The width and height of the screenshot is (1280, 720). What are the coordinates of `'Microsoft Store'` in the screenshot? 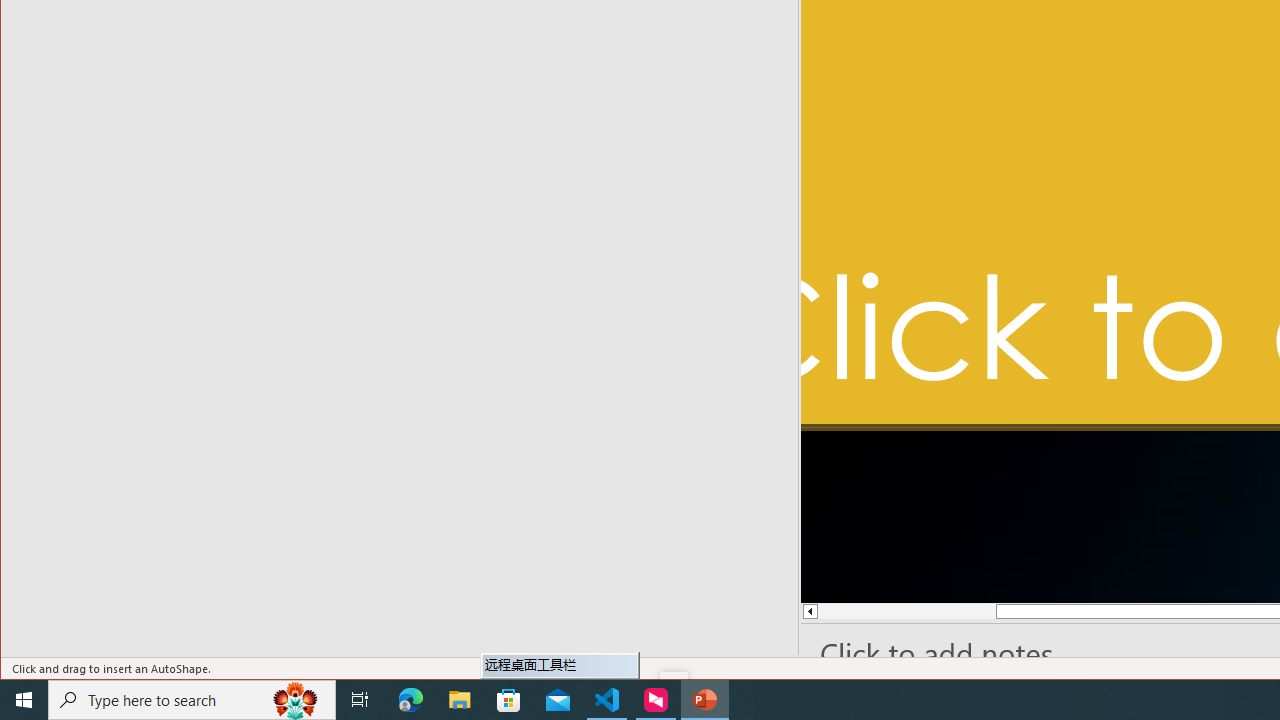 It's located at (509, 698).